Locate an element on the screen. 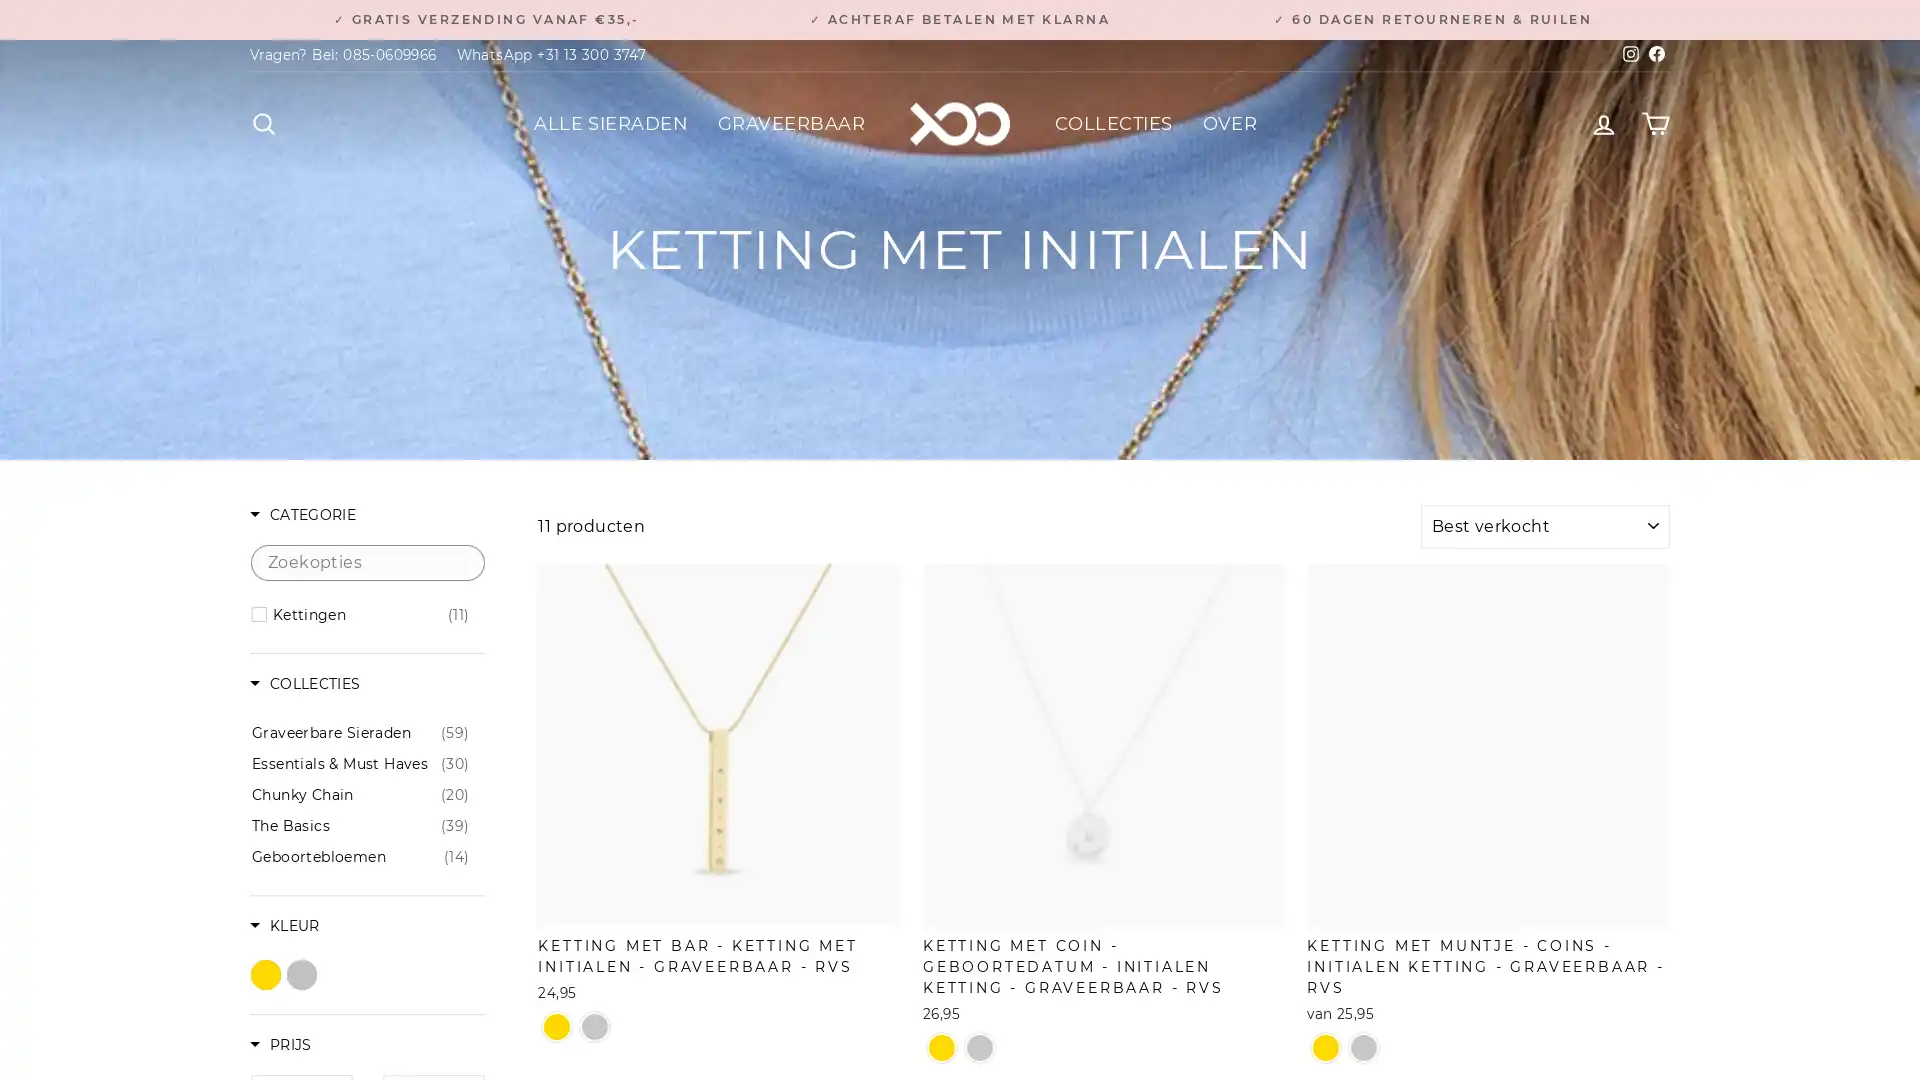 The image size is (1920, 1080). Filter by Kleur is located at coordinates (283, 927).